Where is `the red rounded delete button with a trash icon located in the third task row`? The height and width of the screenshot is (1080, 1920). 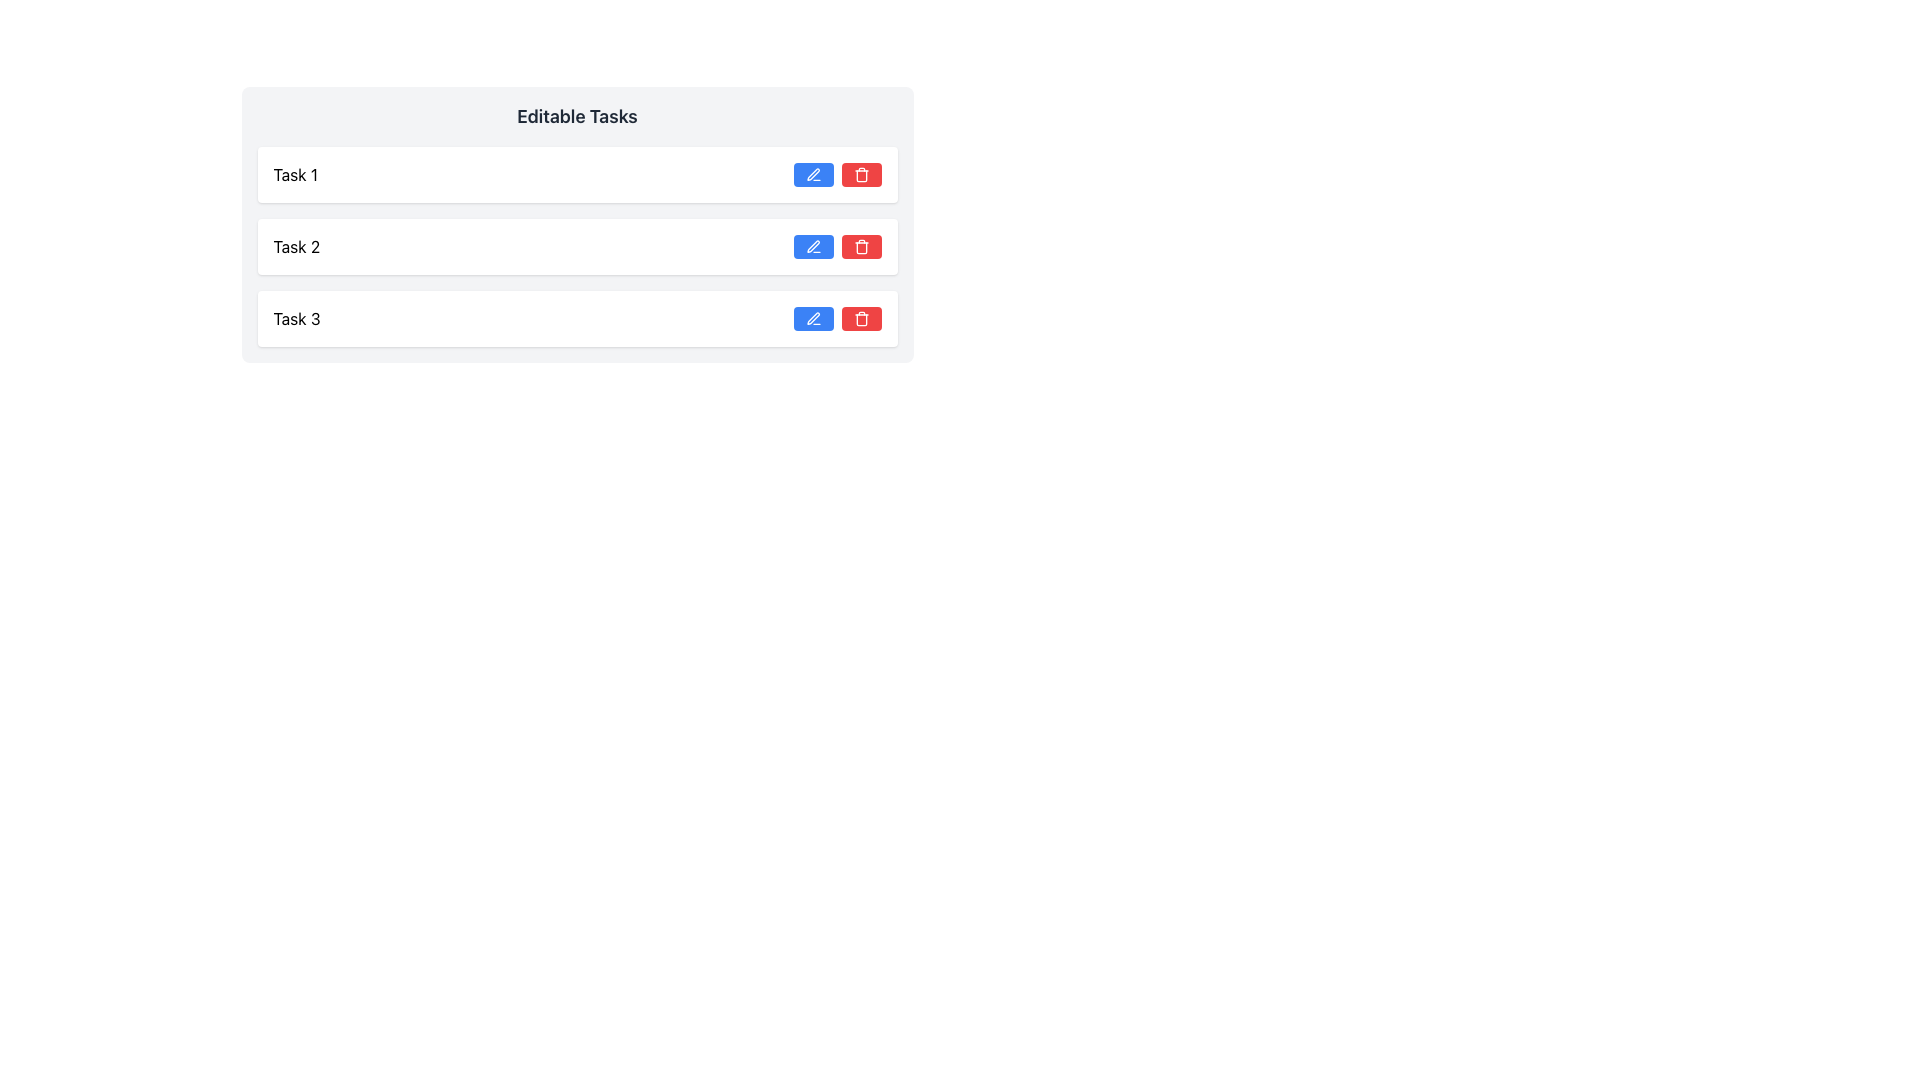
the red rounded delete button with a trash icon located in the third task row is located at coordinates (861, 318).